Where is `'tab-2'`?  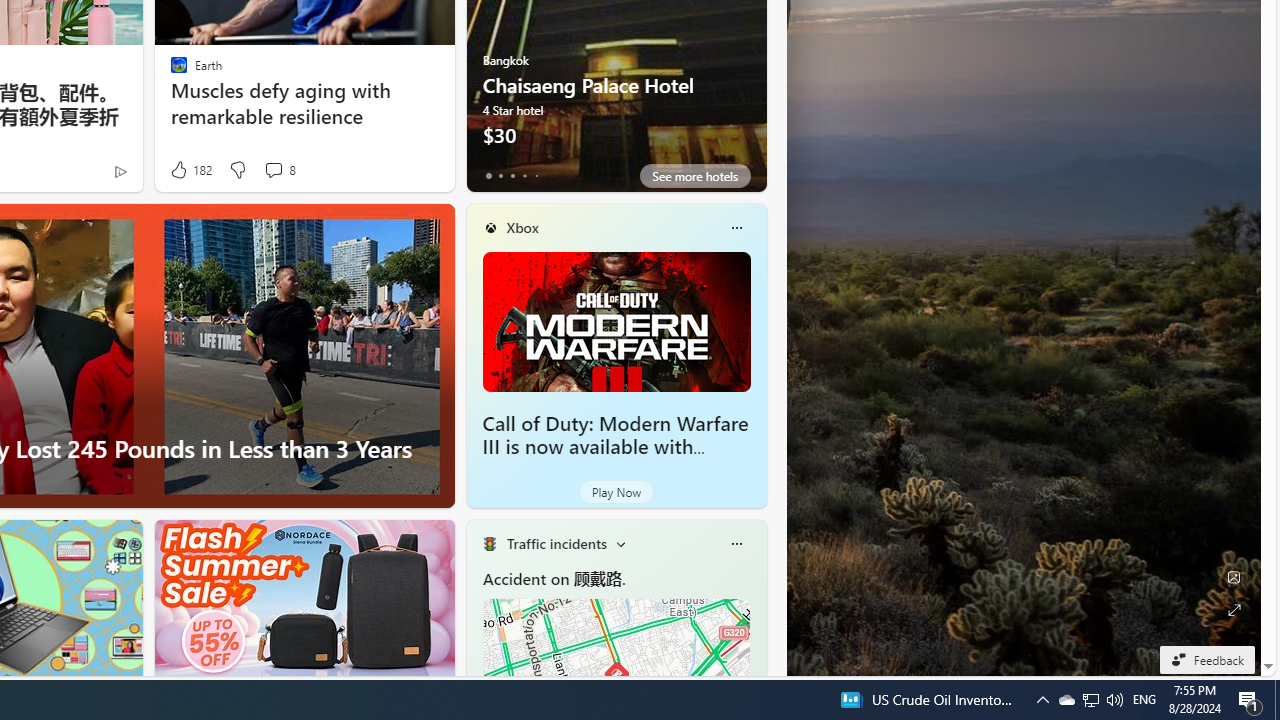
'tab-2' is located at coordinates (512, 175).